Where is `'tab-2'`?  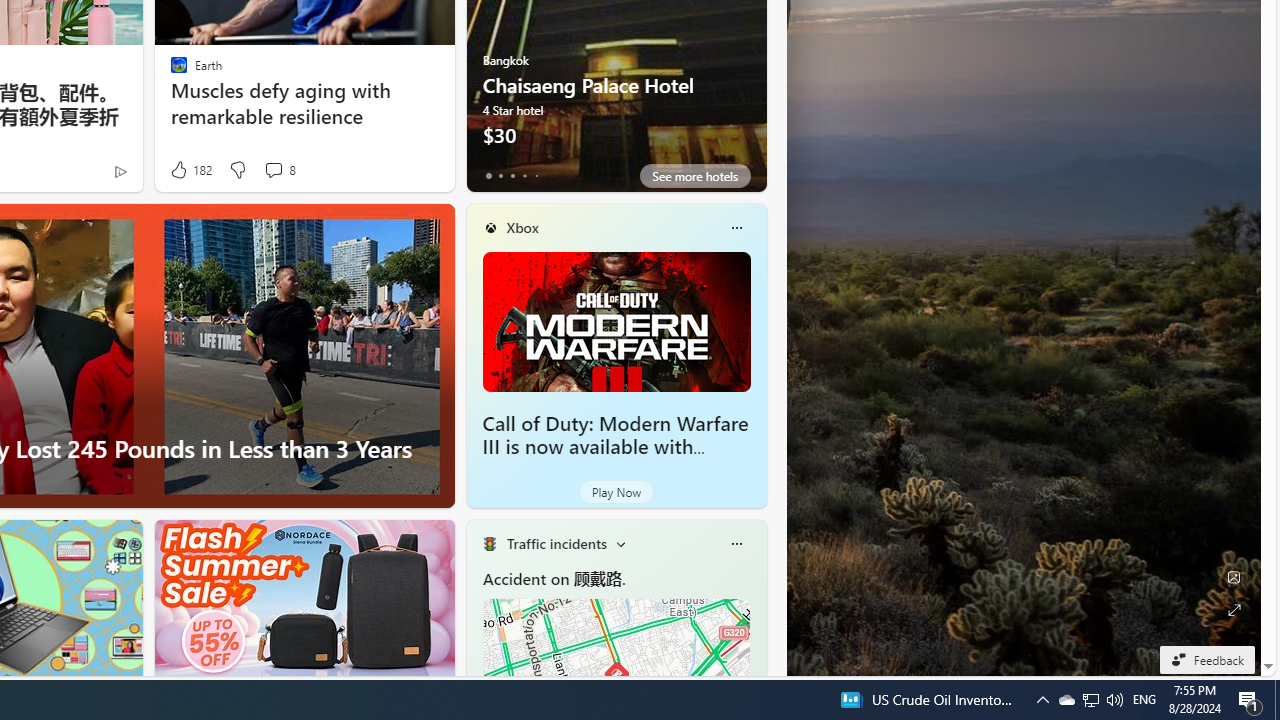
'tab-2' is located at coordinates (512, 175).